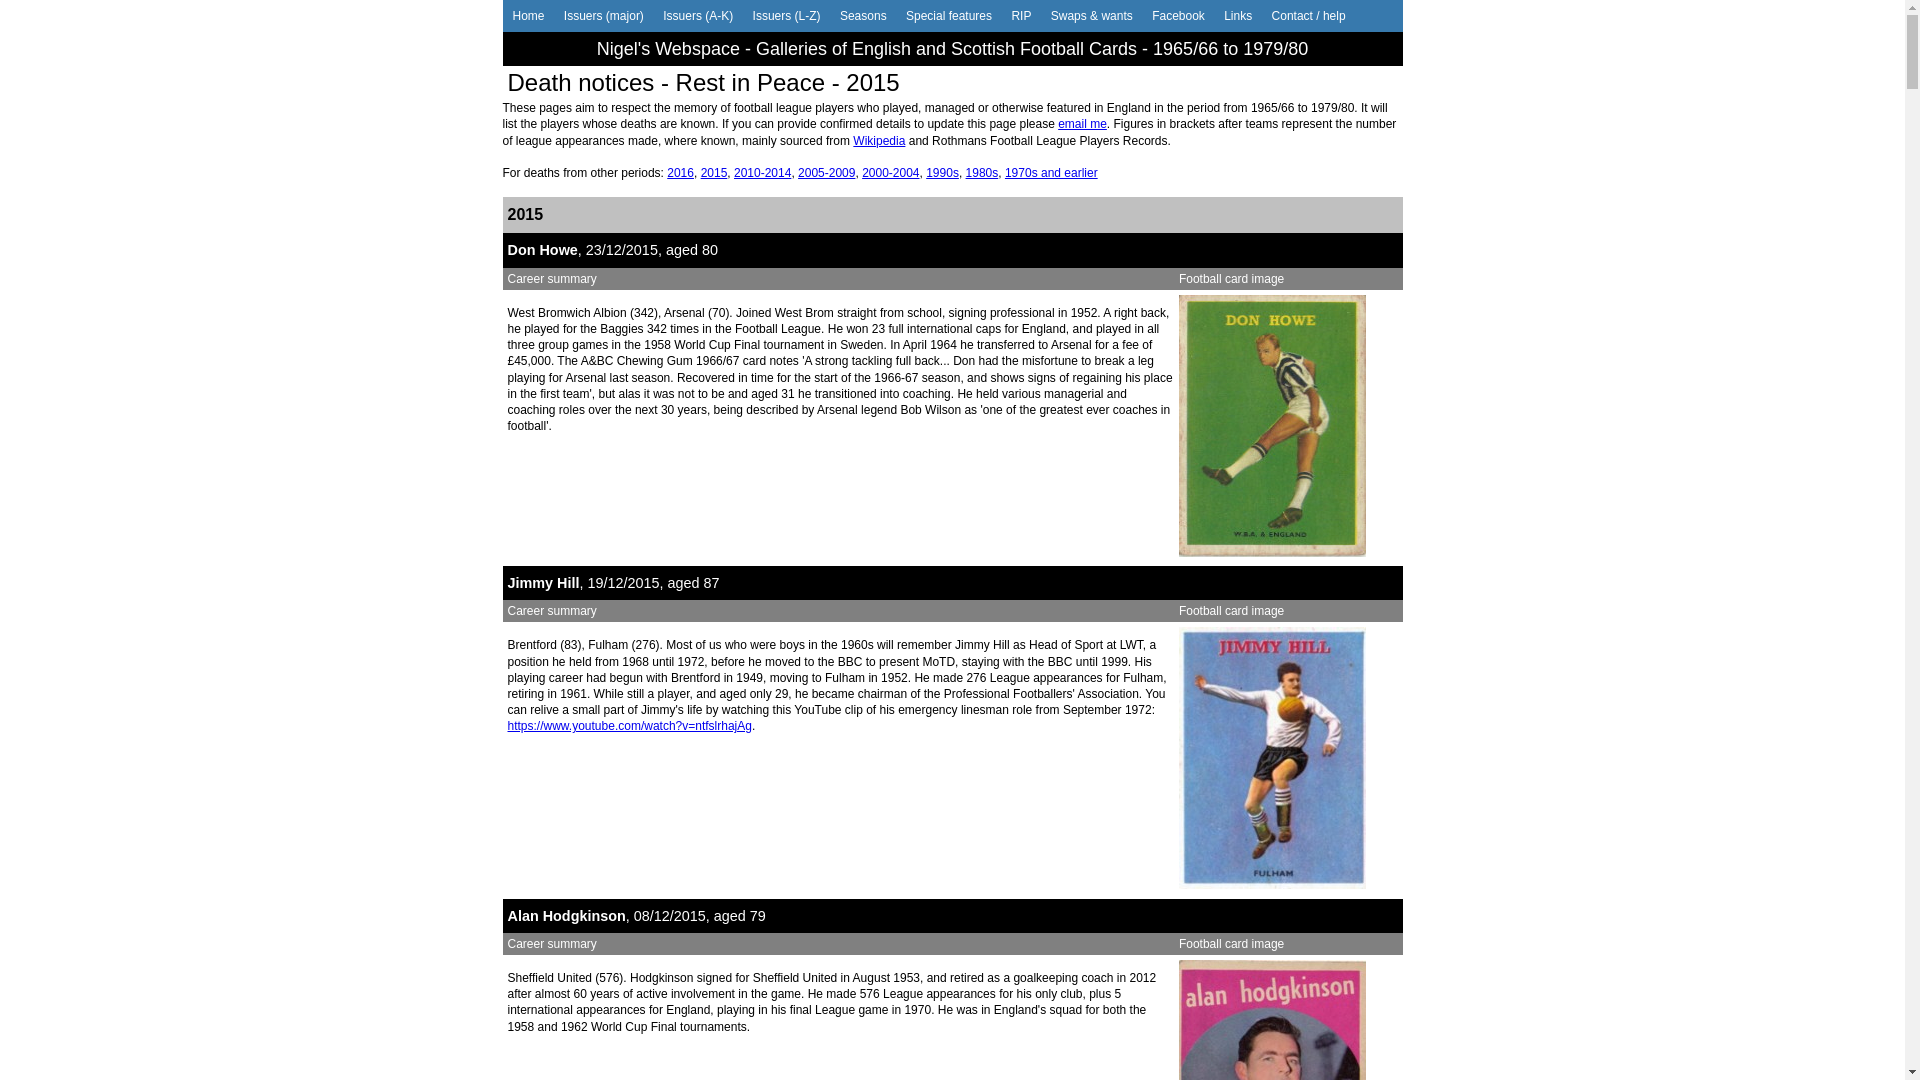 This screenshot has height=1080, width=1920. I want to click on 'https://www.youtube.com/watch?v=ntfslrhajAg', so click(628, 725).